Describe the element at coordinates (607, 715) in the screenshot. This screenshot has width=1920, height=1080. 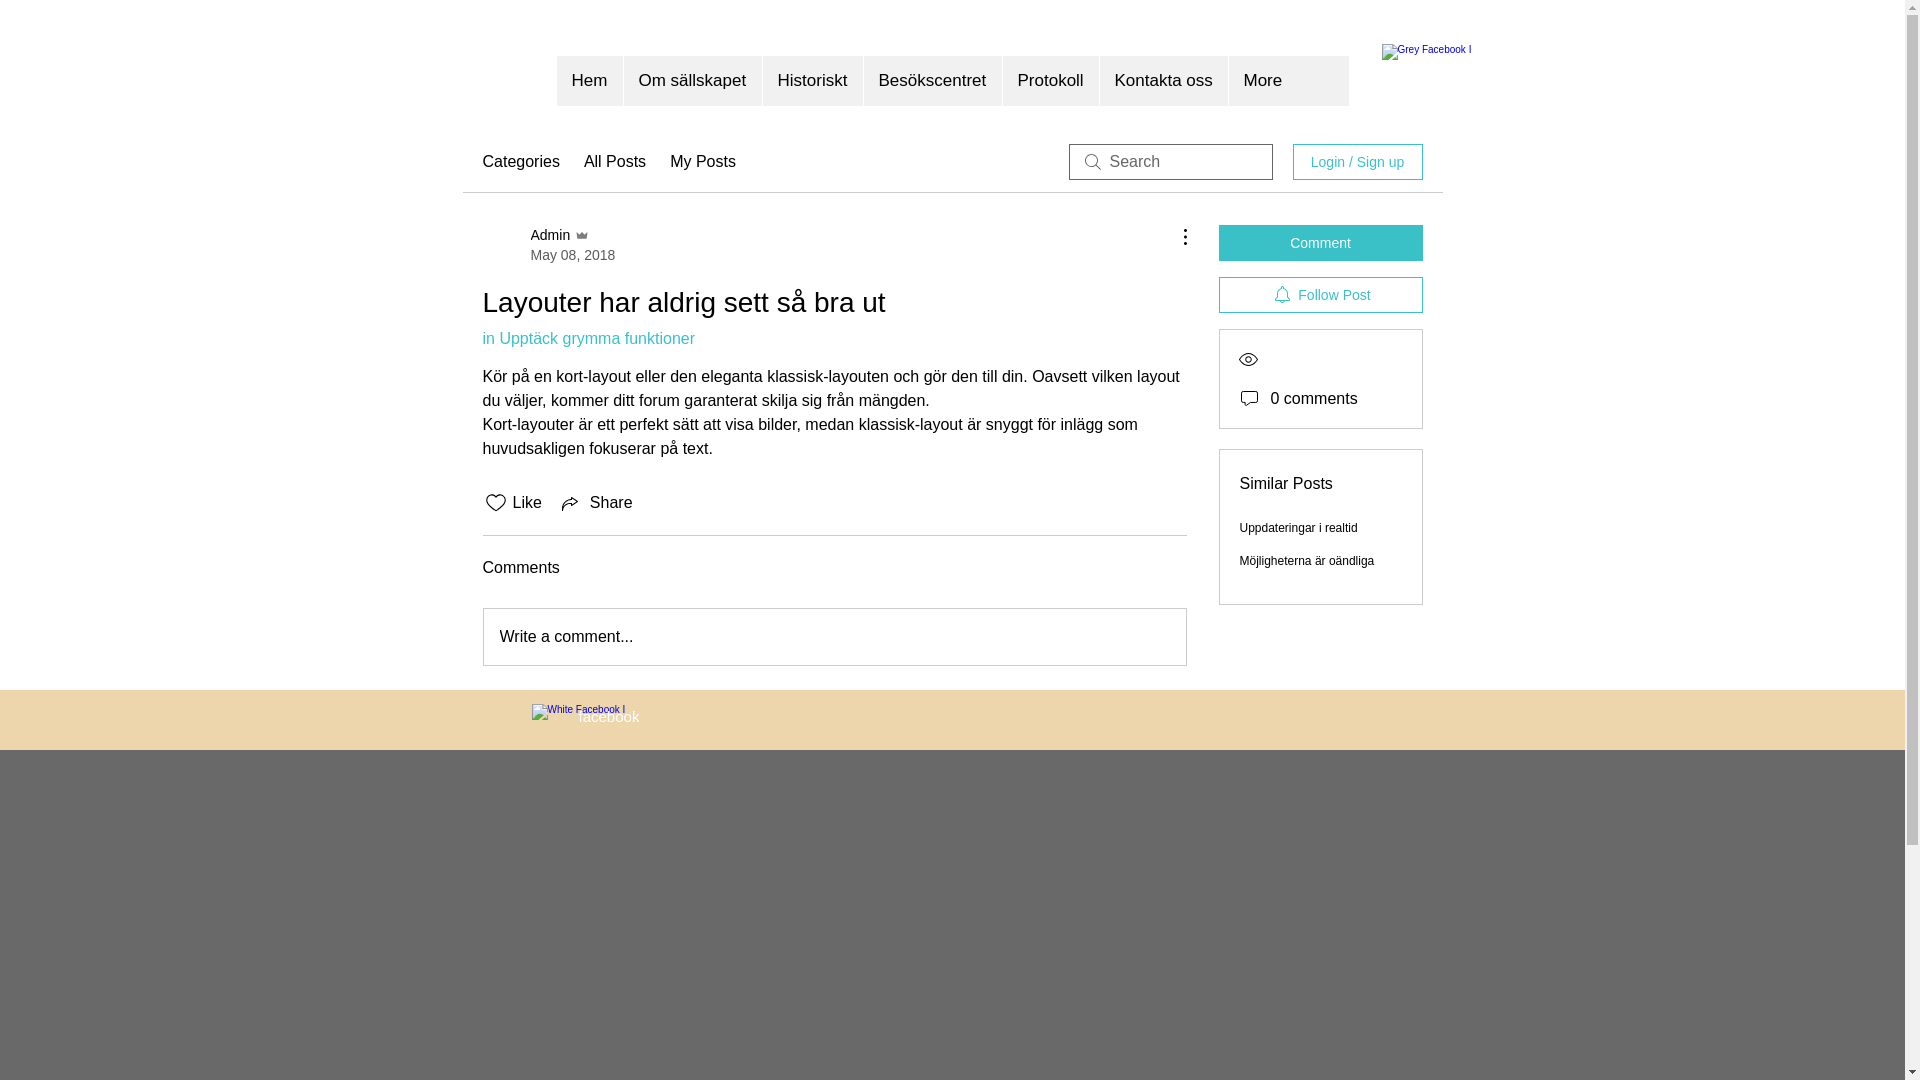
I see `'facebook'` at that location.